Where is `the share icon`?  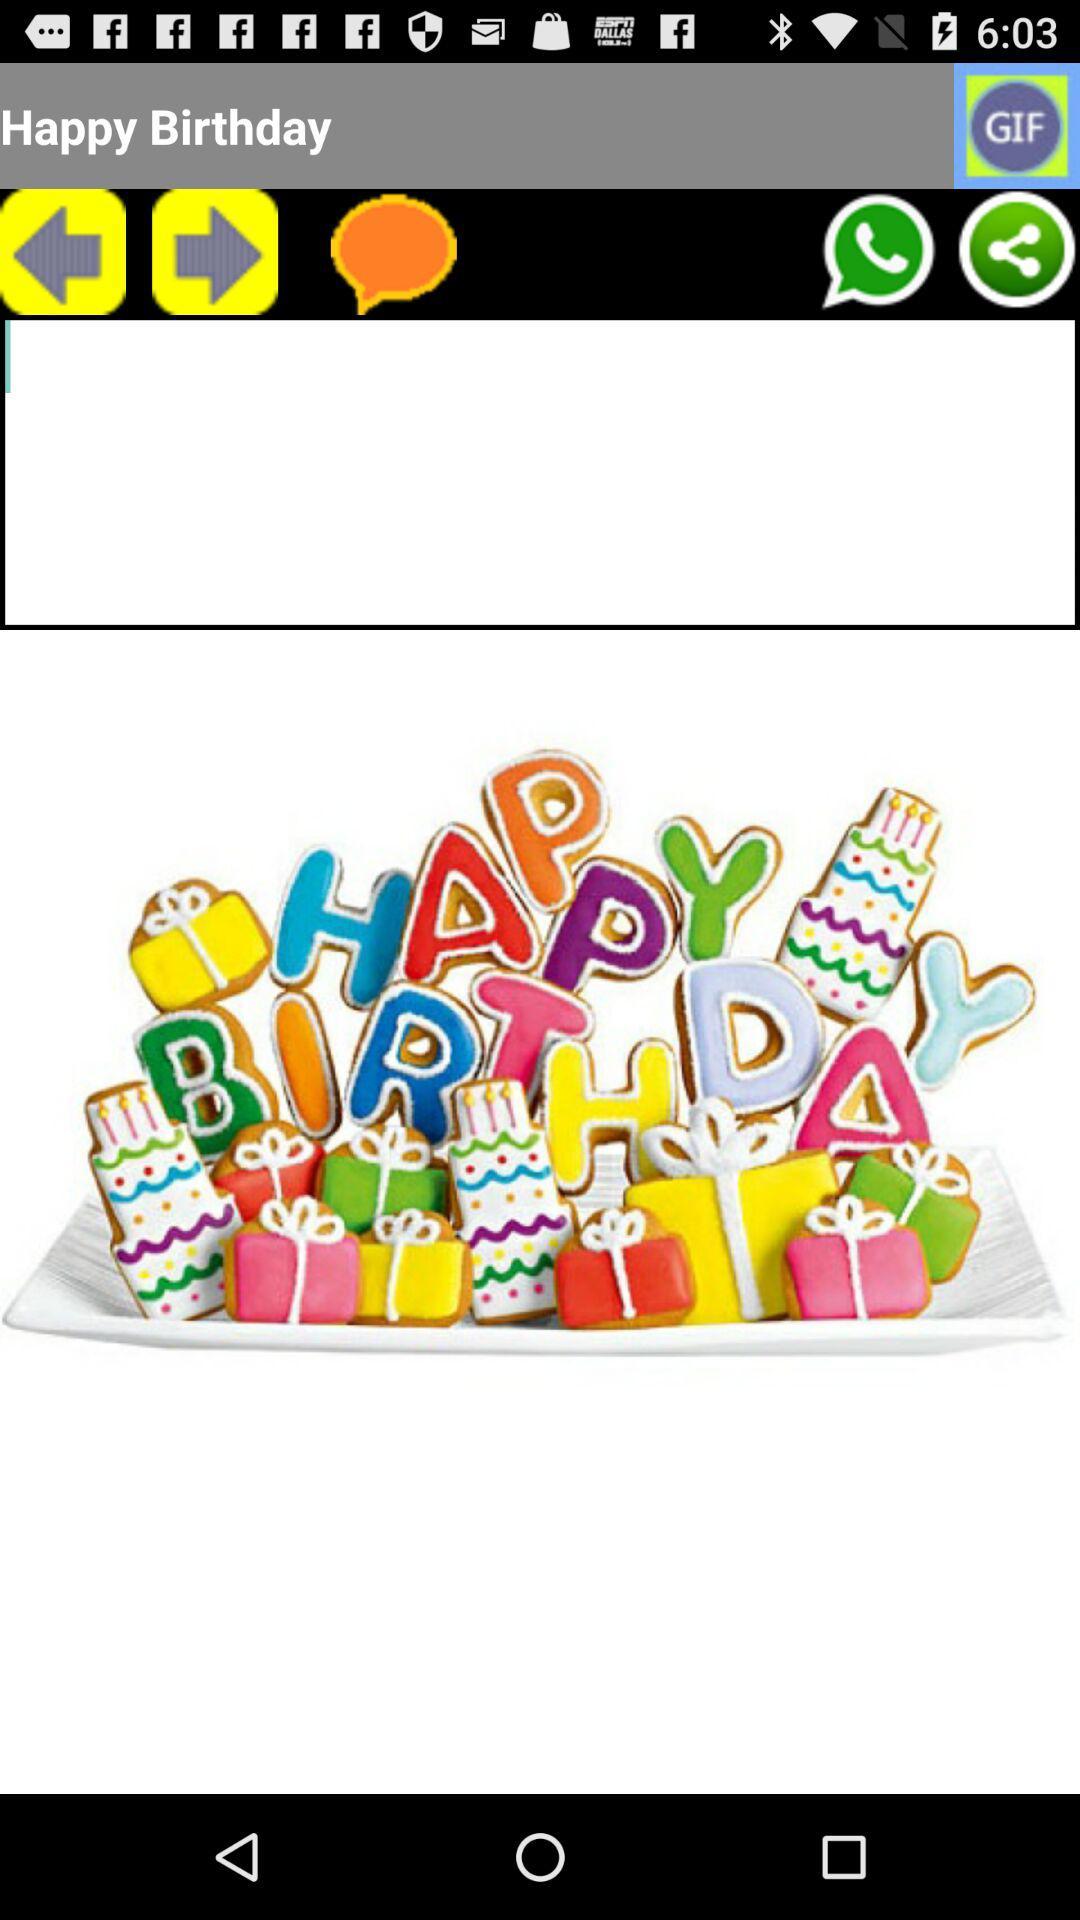 the share icon is located at coordinates (1017, 268).